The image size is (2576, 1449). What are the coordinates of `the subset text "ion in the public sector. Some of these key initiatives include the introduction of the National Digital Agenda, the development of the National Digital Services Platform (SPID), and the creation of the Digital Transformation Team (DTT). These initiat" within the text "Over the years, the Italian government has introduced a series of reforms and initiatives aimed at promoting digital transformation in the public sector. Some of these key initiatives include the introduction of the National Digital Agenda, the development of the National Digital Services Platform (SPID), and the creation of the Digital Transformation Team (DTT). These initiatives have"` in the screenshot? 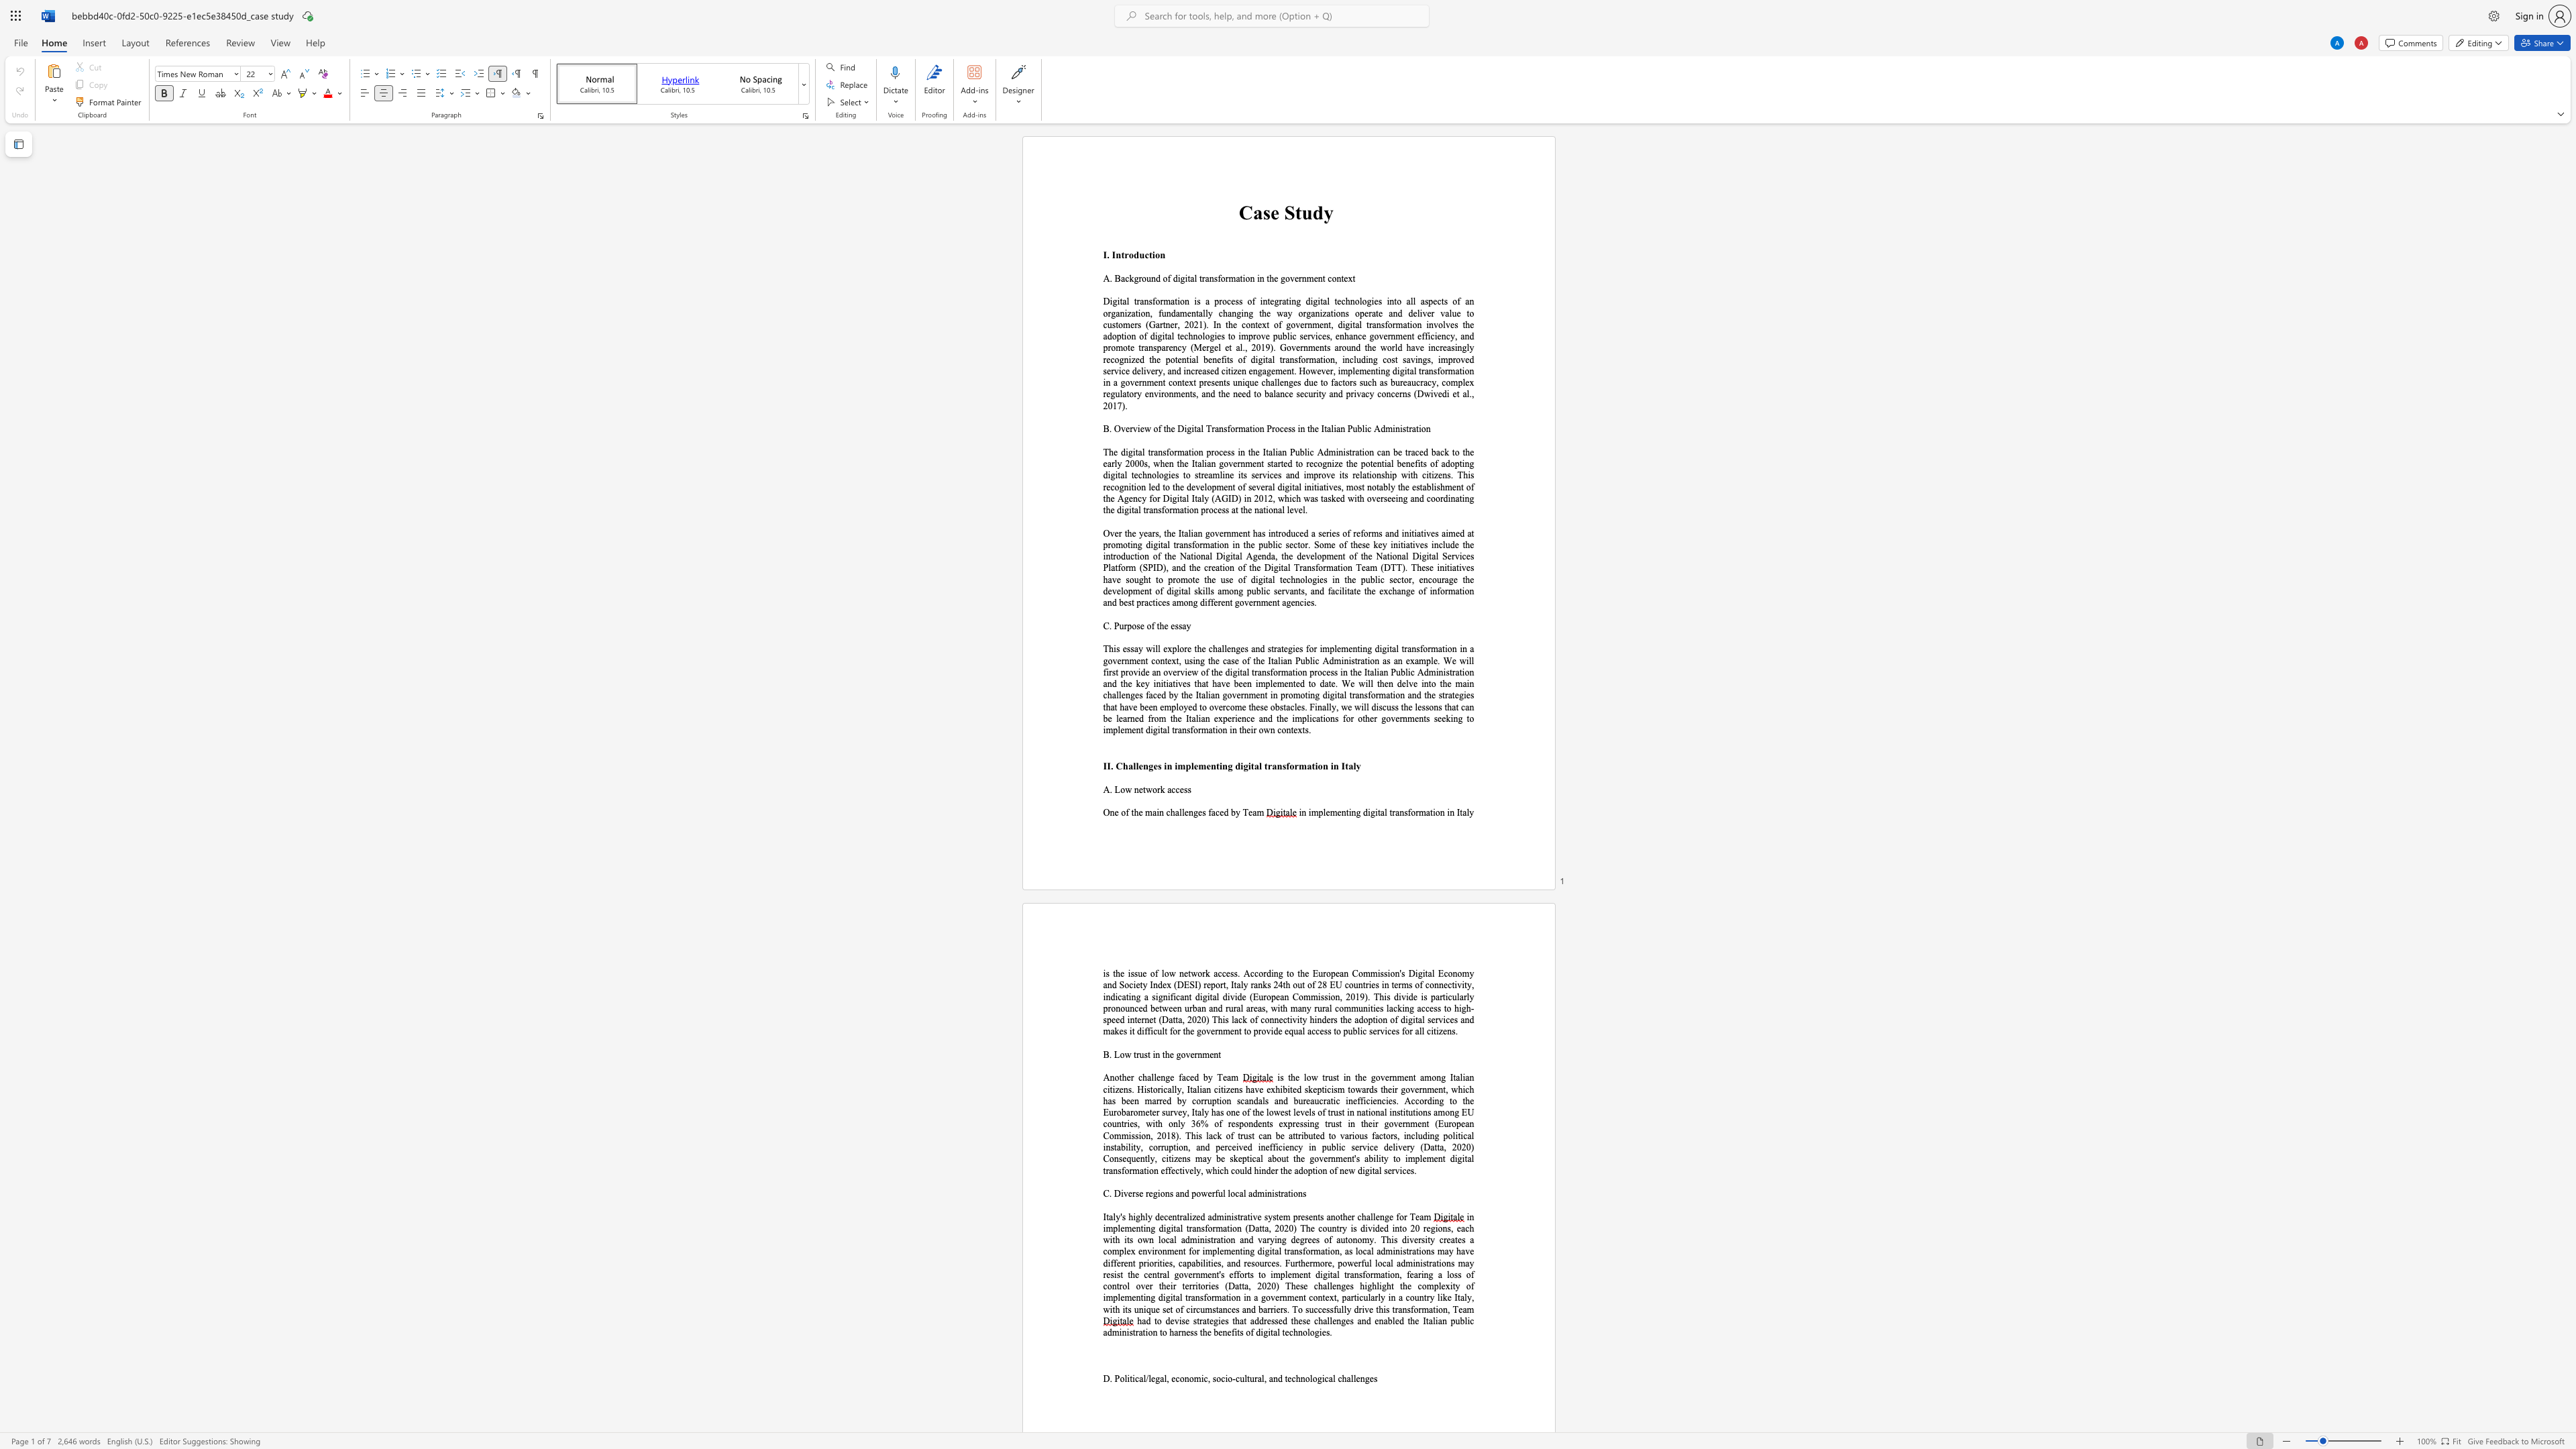 It's located at (1216, 543).